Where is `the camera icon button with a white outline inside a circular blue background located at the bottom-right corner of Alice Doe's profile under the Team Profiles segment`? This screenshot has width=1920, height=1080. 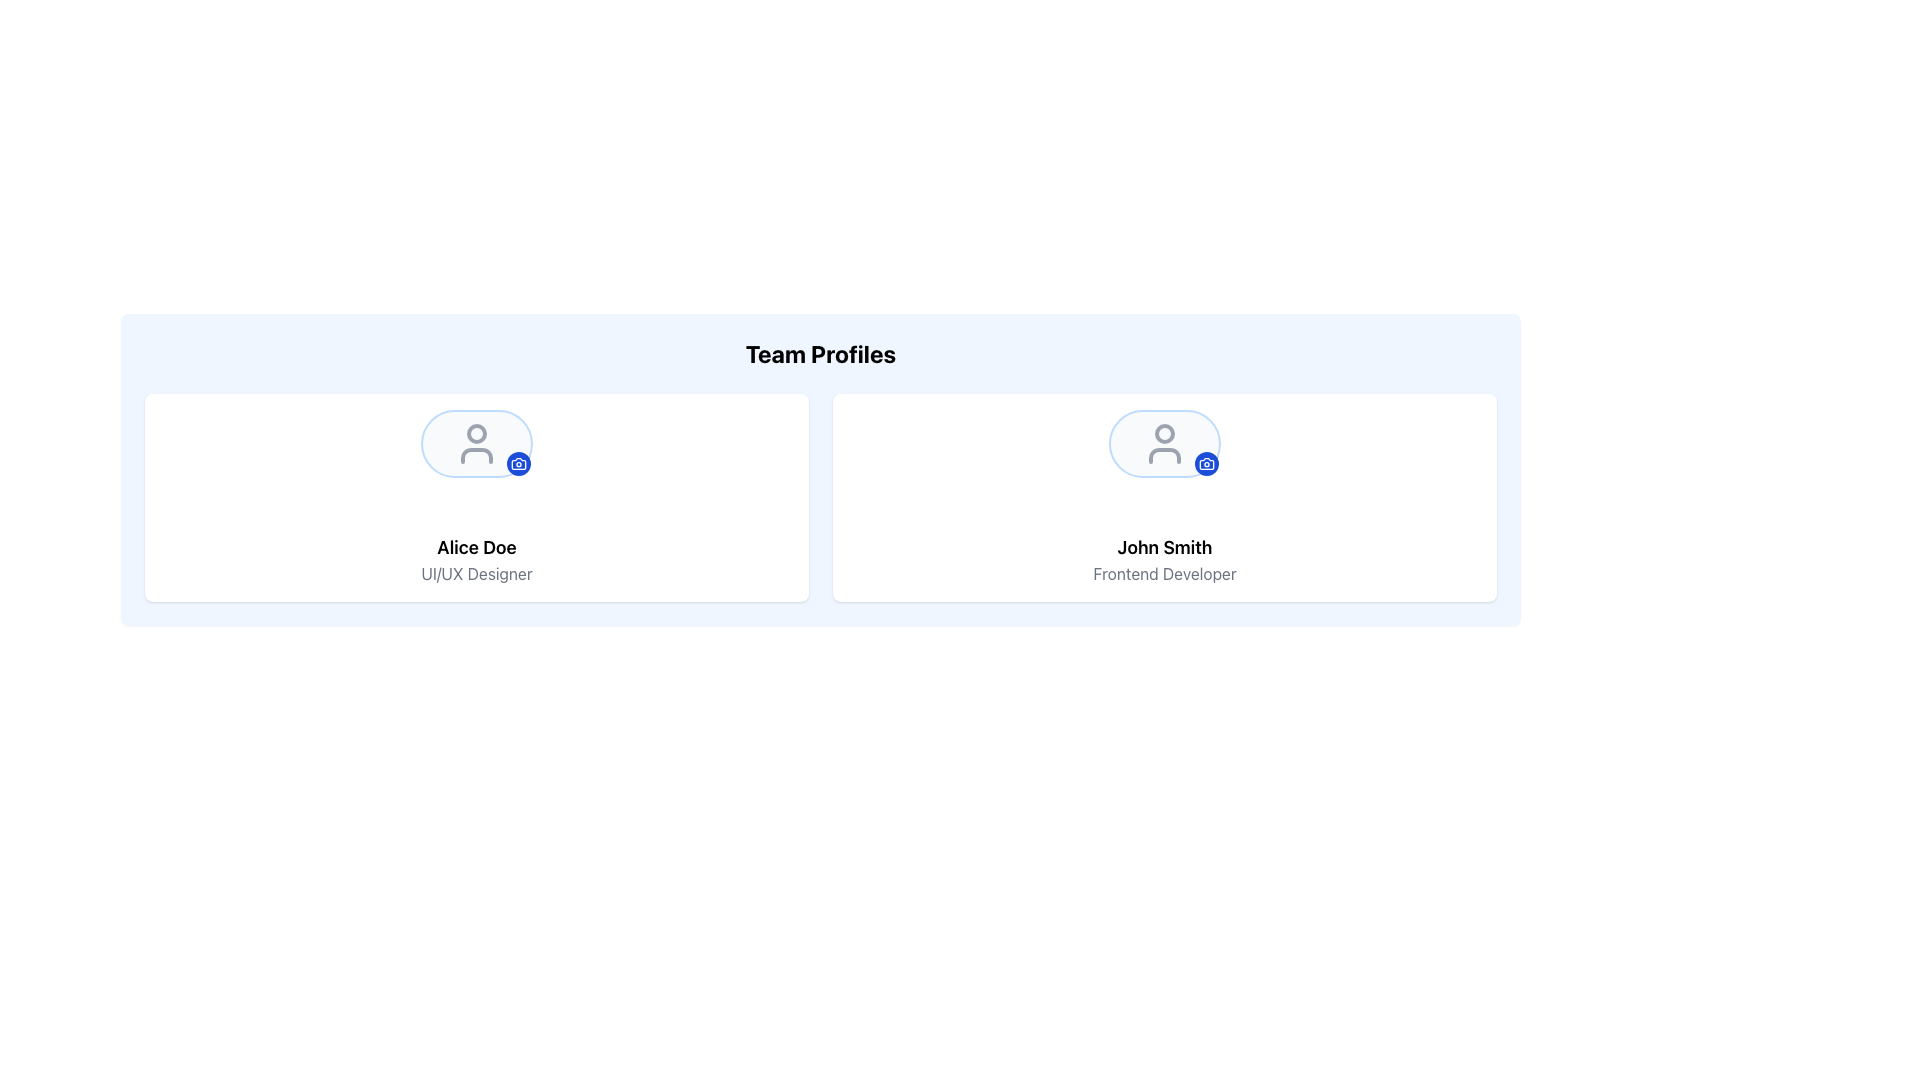
the camera icon button with a white outline inside a circular blue background located at the bottom-right corner of Alice Doe's profile under the Team Profiles segment is located at coordinates (518, 463).